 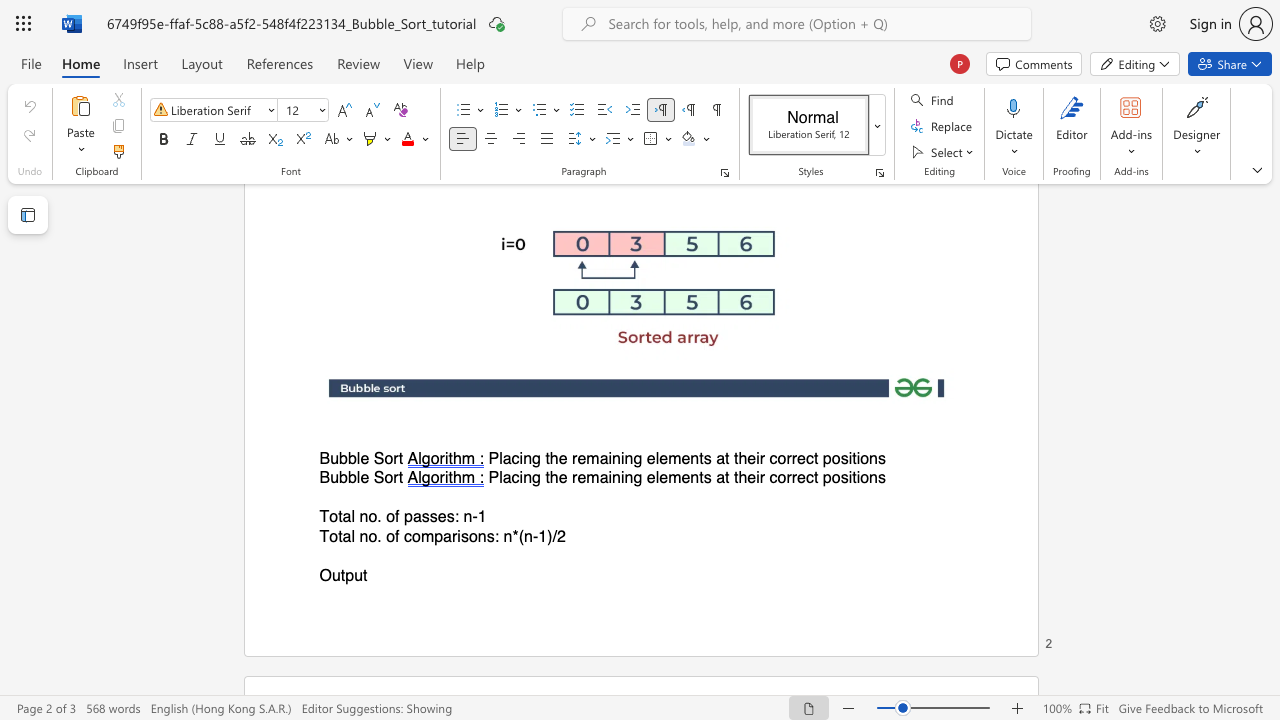 What do you see at coordinates (361, 478) in the screenshot?
I see `the space between the continuous character "l" and "e" in the text` at bounding box center [361, 478].